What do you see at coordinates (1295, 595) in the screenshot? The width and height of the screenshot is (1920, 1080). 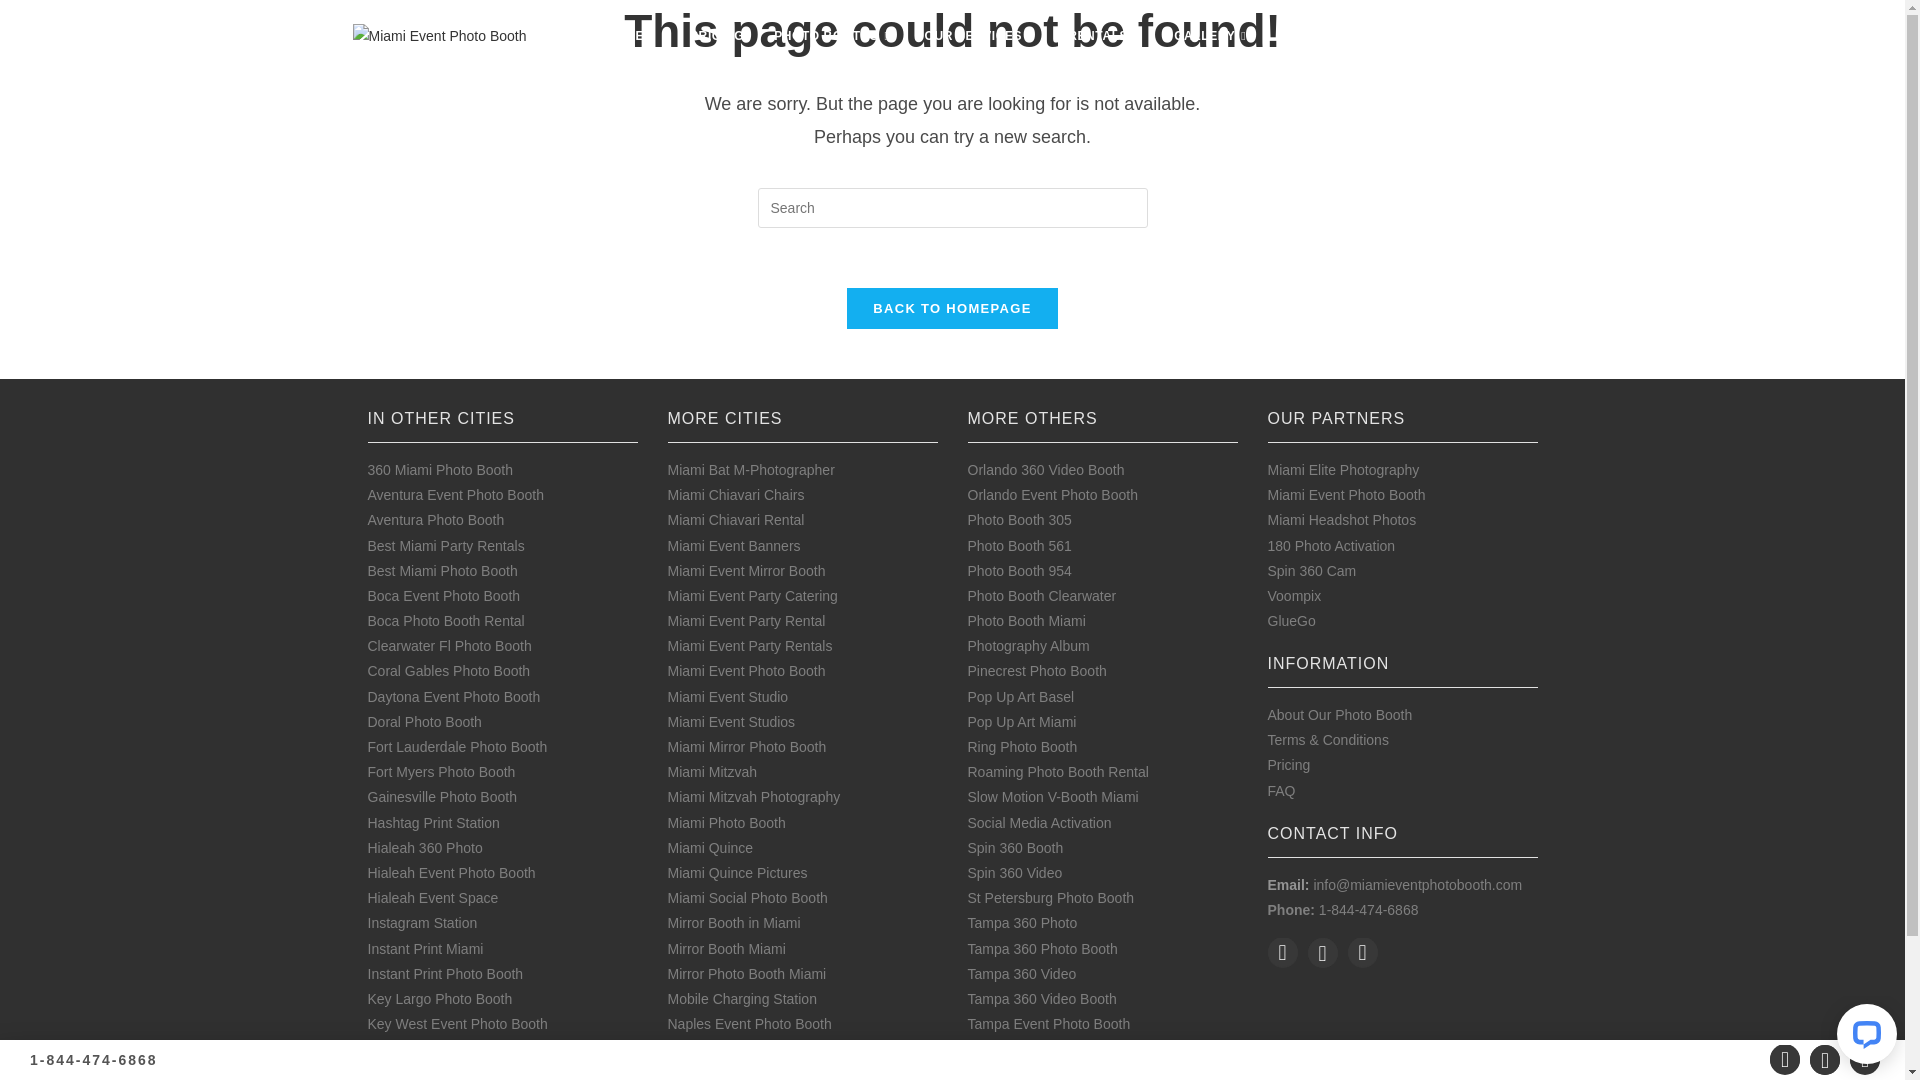 I see `'Voompix'` at bounding box center [1295, 595].